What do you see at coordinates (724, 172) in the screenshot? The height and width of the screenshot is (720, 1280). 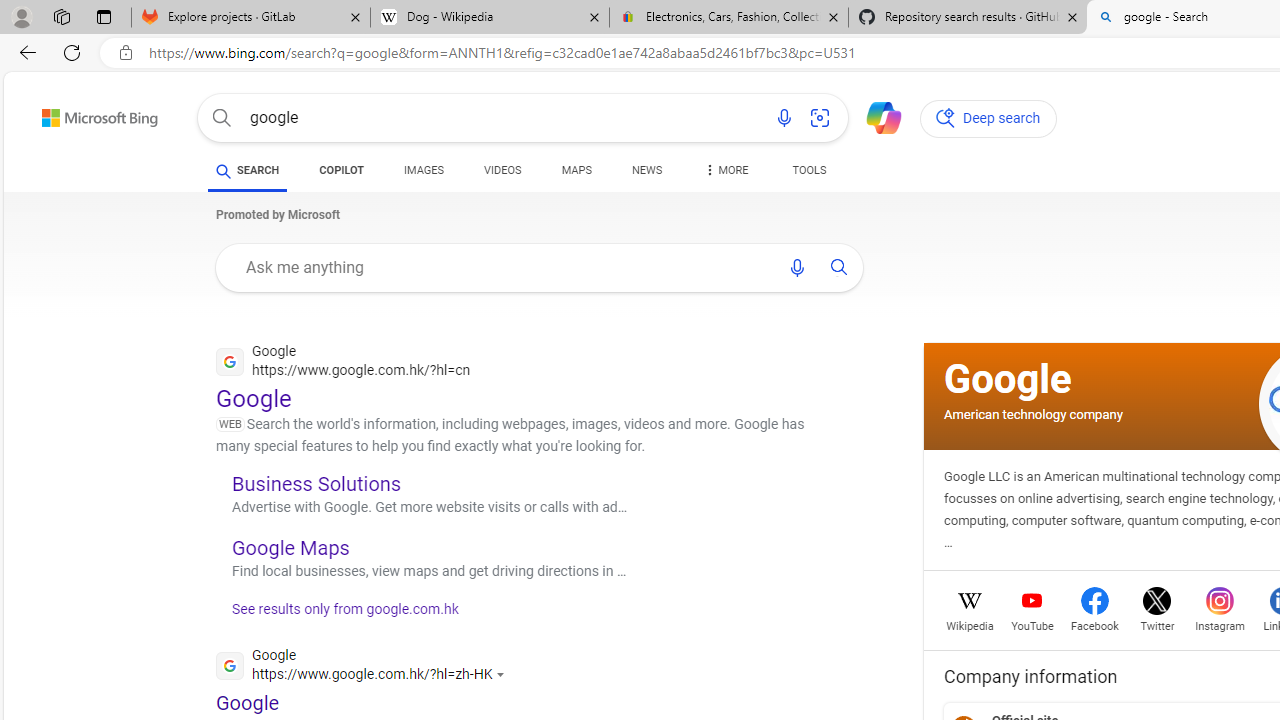 I see `'MORE'` at bounding box center [724, 172].